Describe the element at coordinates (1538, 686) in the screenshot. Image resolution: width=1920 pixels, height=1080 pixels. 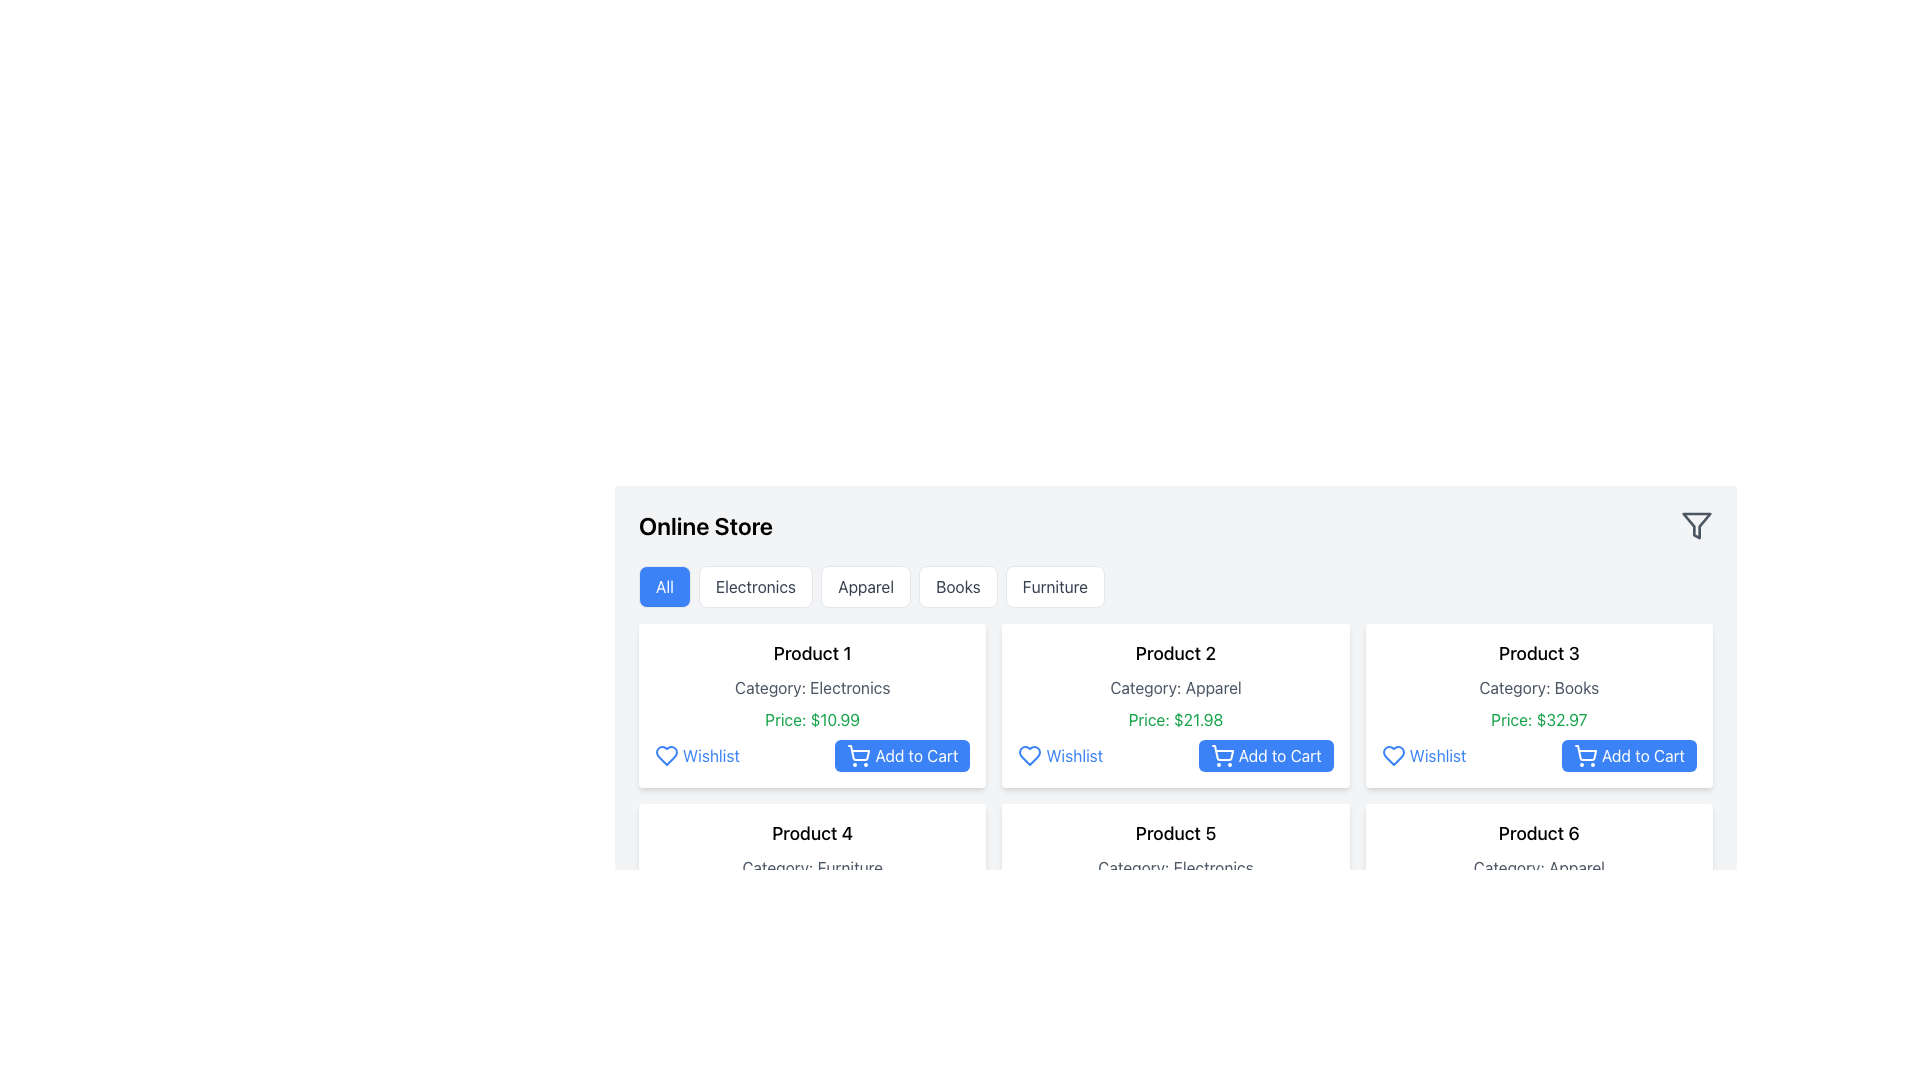
I see `the gray text label that reads 'Category: Books', located within the Product 3 card, positioned beneath the 'Product 3' title and above the 'Price: $32.97'` at that location.